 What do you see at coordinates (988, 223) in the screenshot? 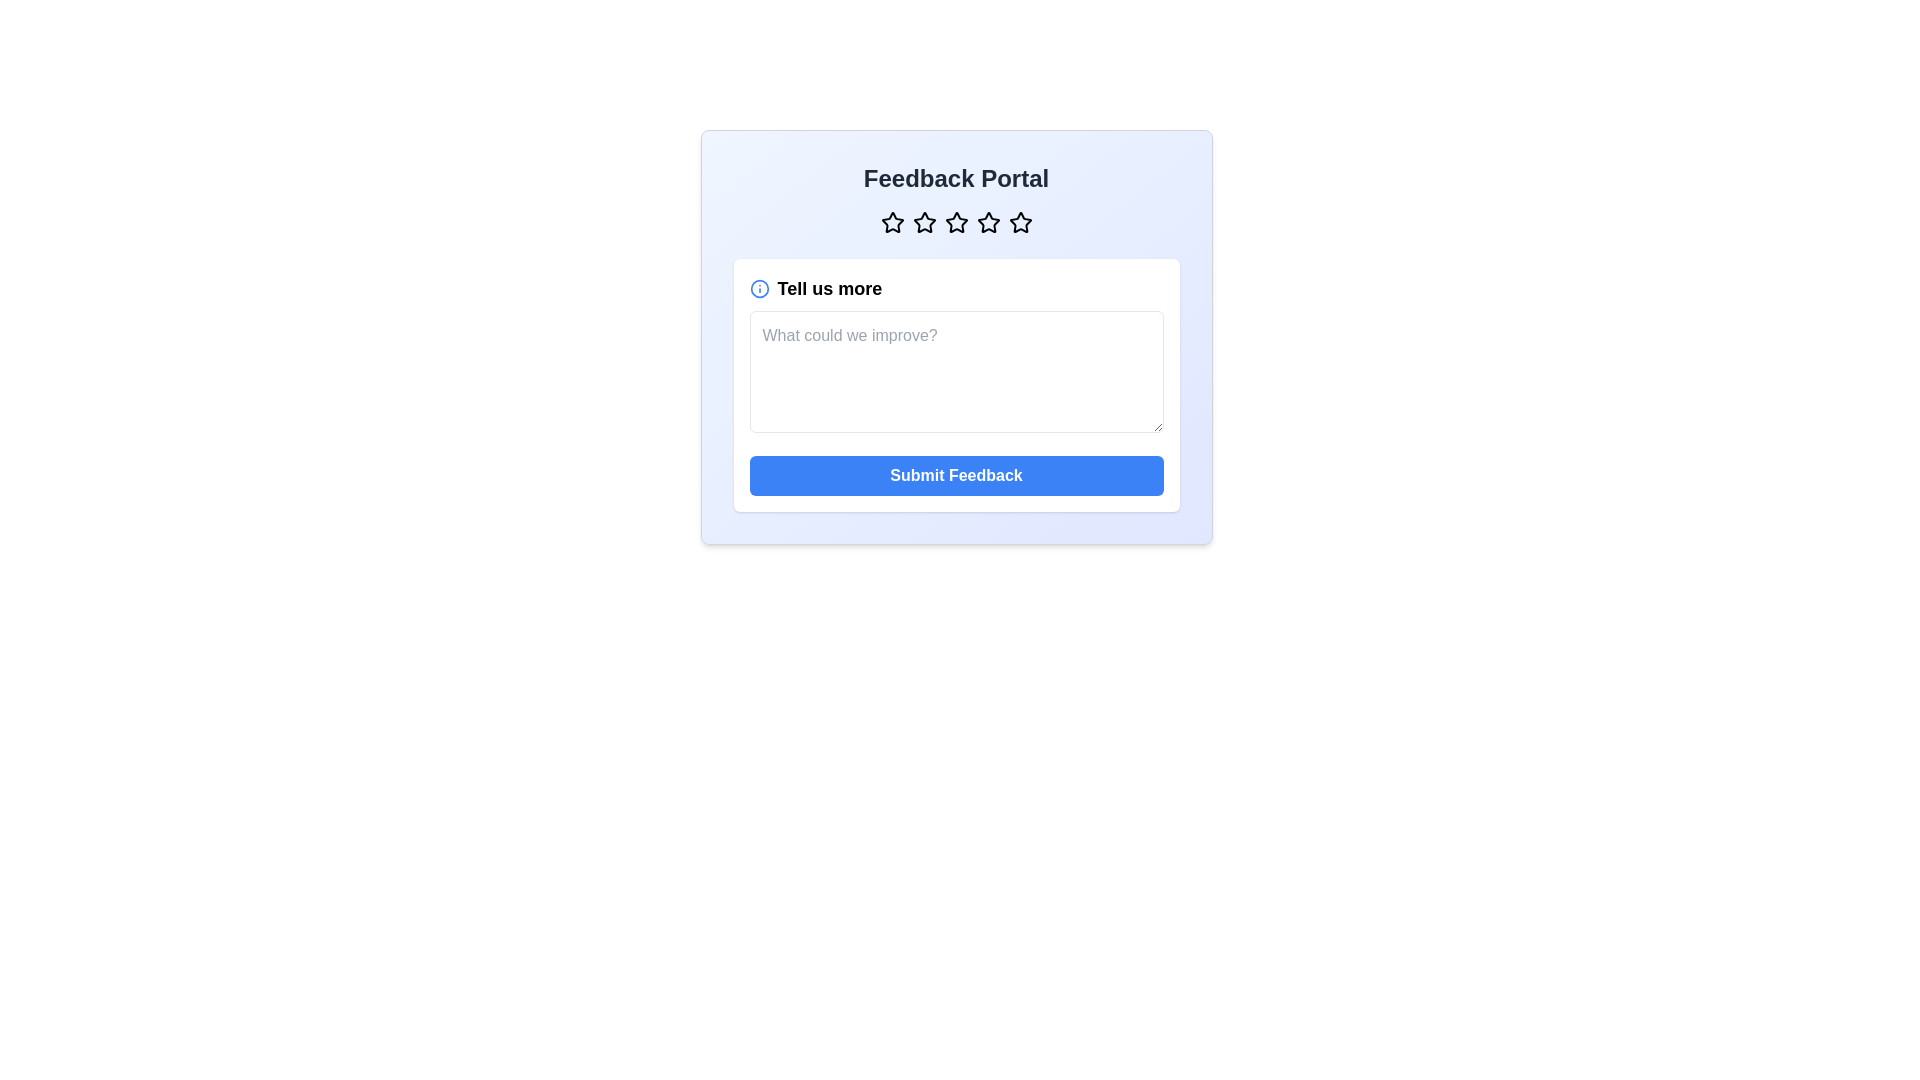
I see `the fourth rating star icon in the Feedback Portal dialog` at bounding box center [988, 223].